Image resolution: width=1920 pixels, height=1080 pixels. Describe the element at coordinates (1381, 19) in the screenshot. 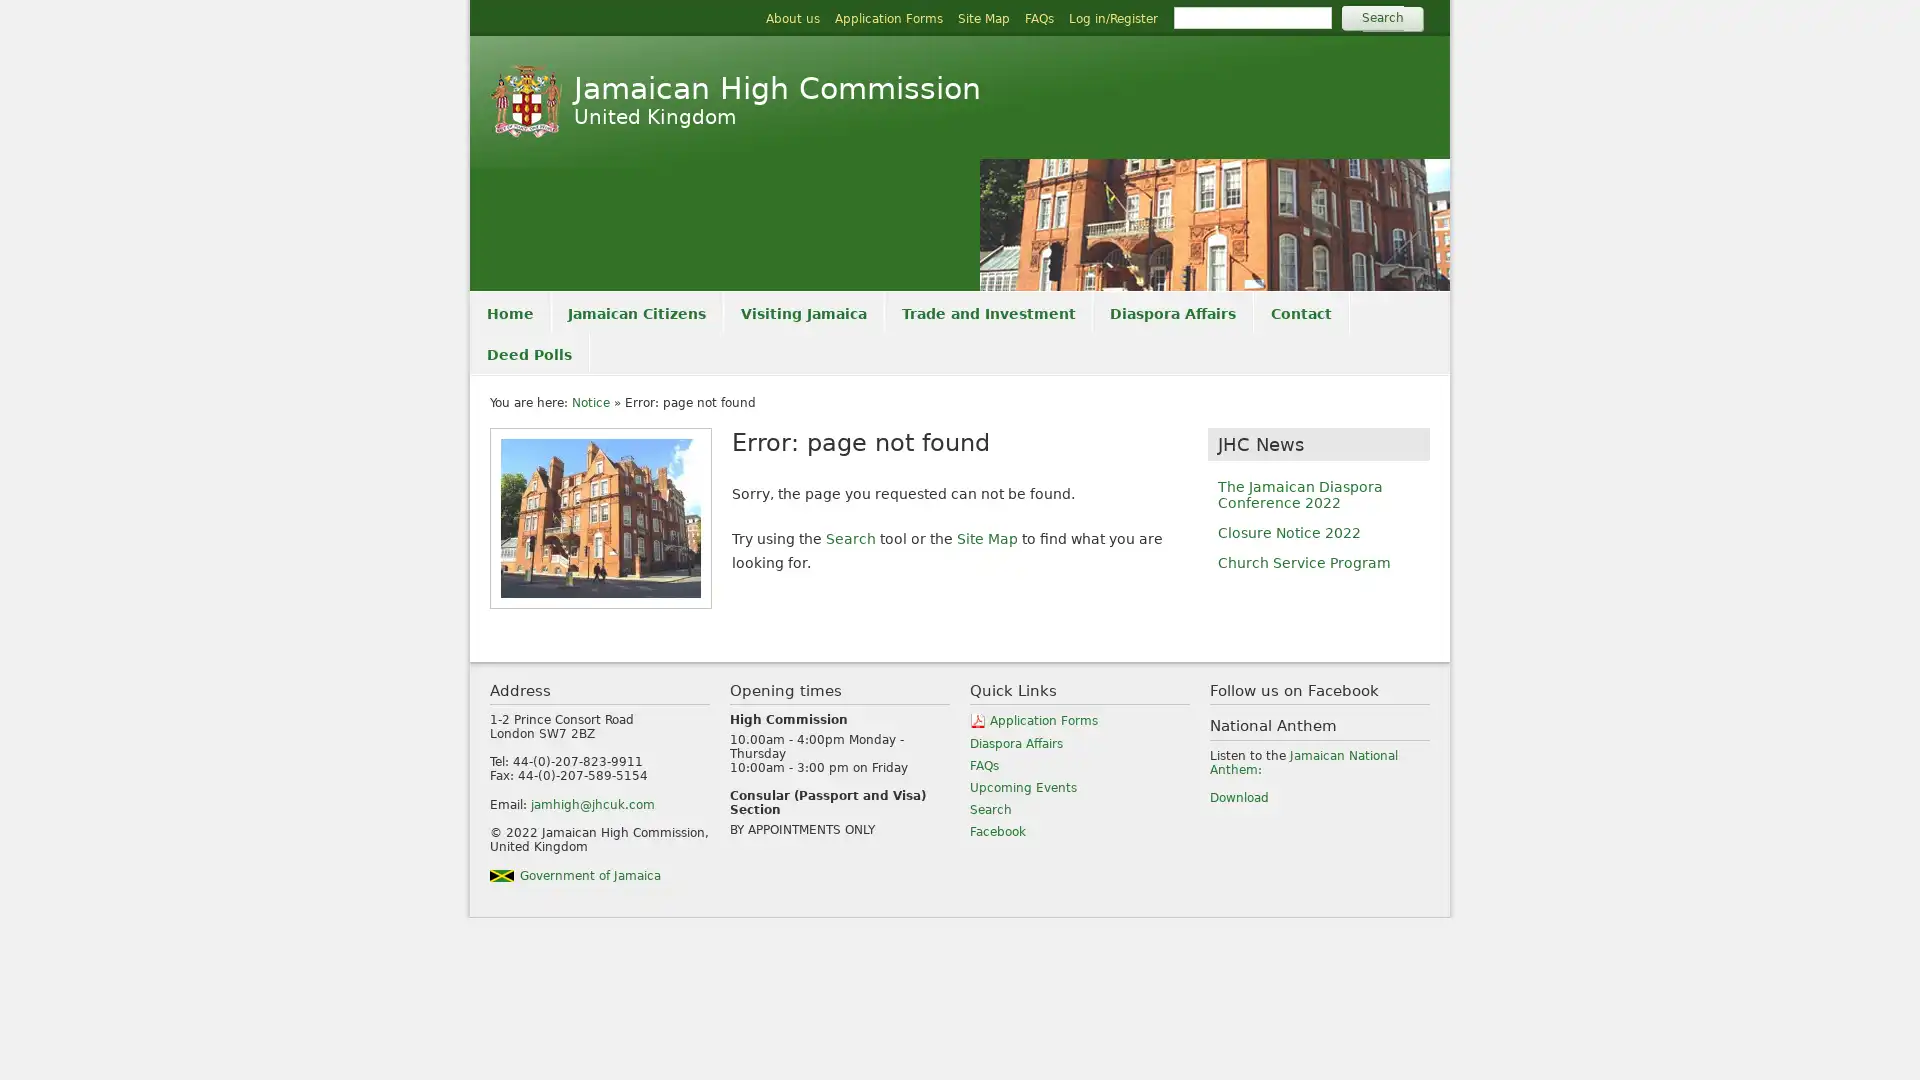

I see `Search` at that location.